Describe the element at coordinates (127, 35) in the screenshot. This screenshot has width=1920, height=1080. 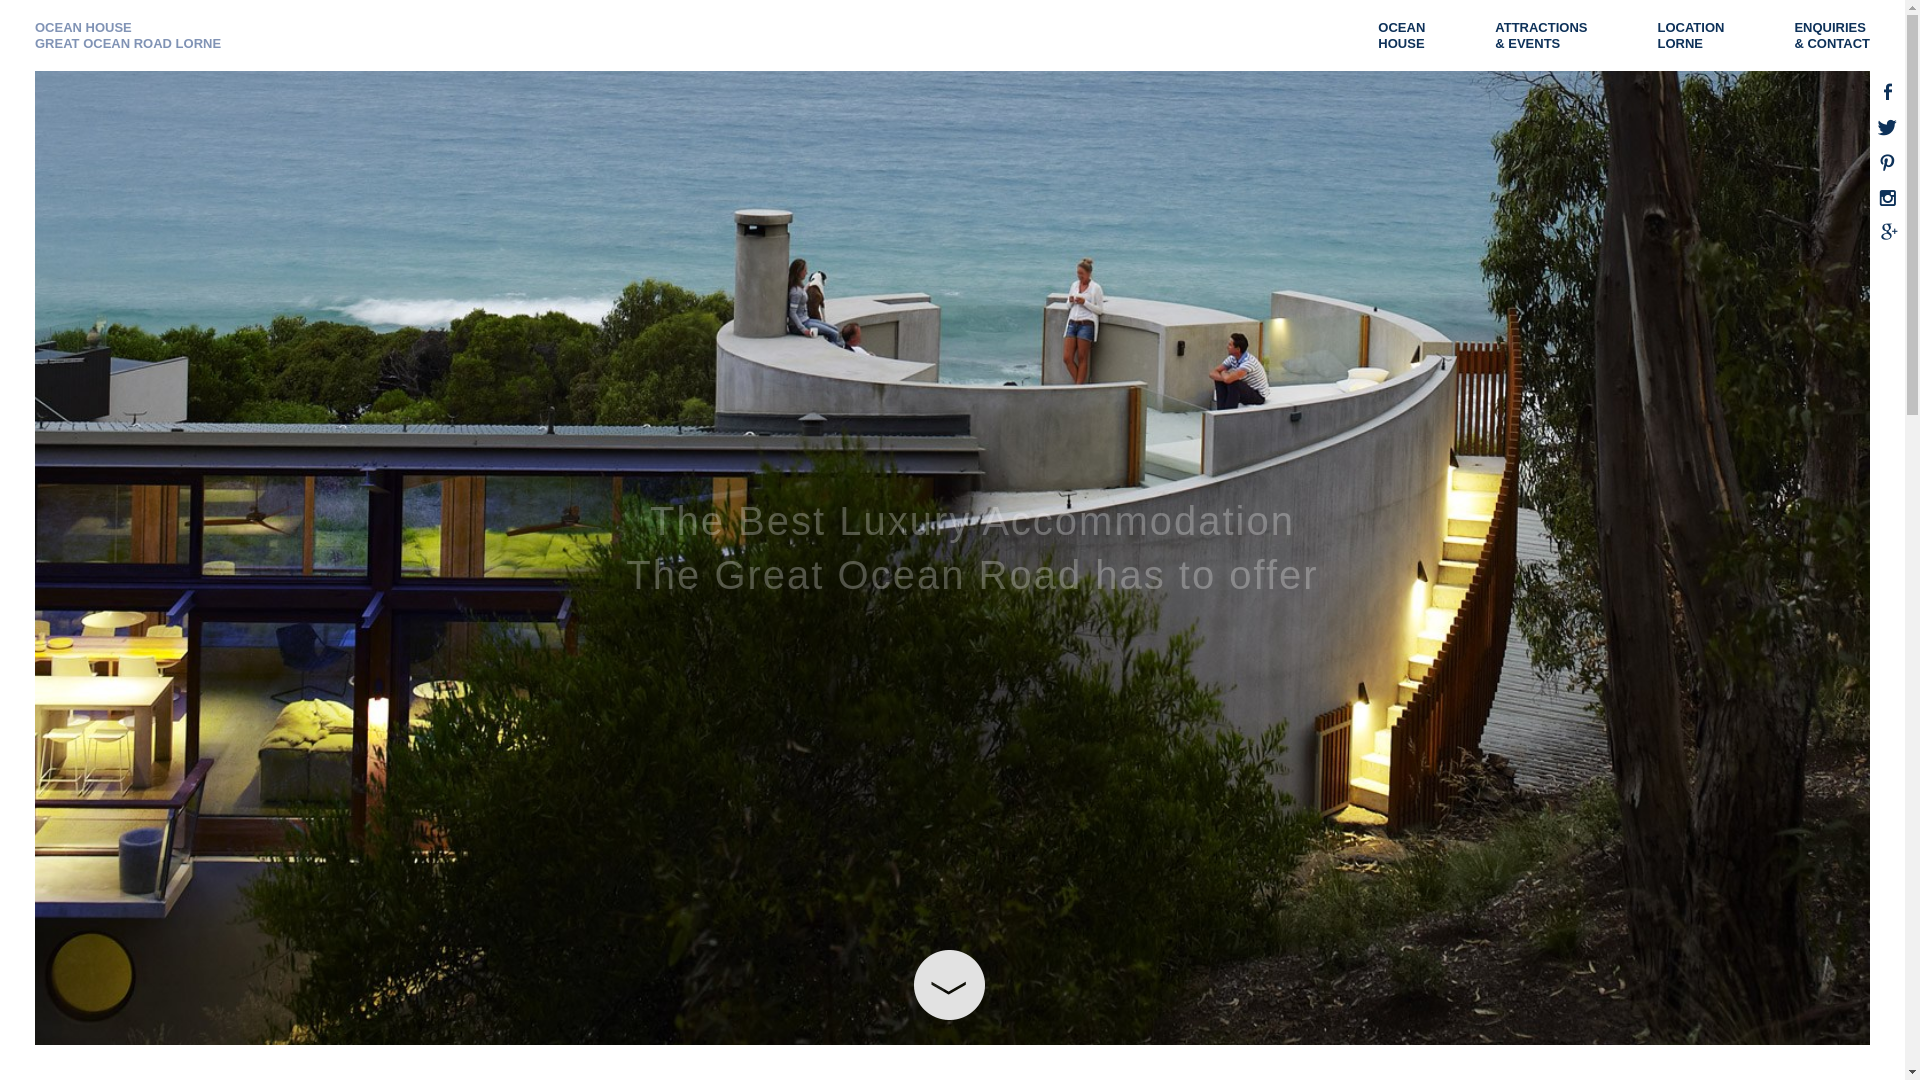
I see `'OCEAN HOUSE` at that location.